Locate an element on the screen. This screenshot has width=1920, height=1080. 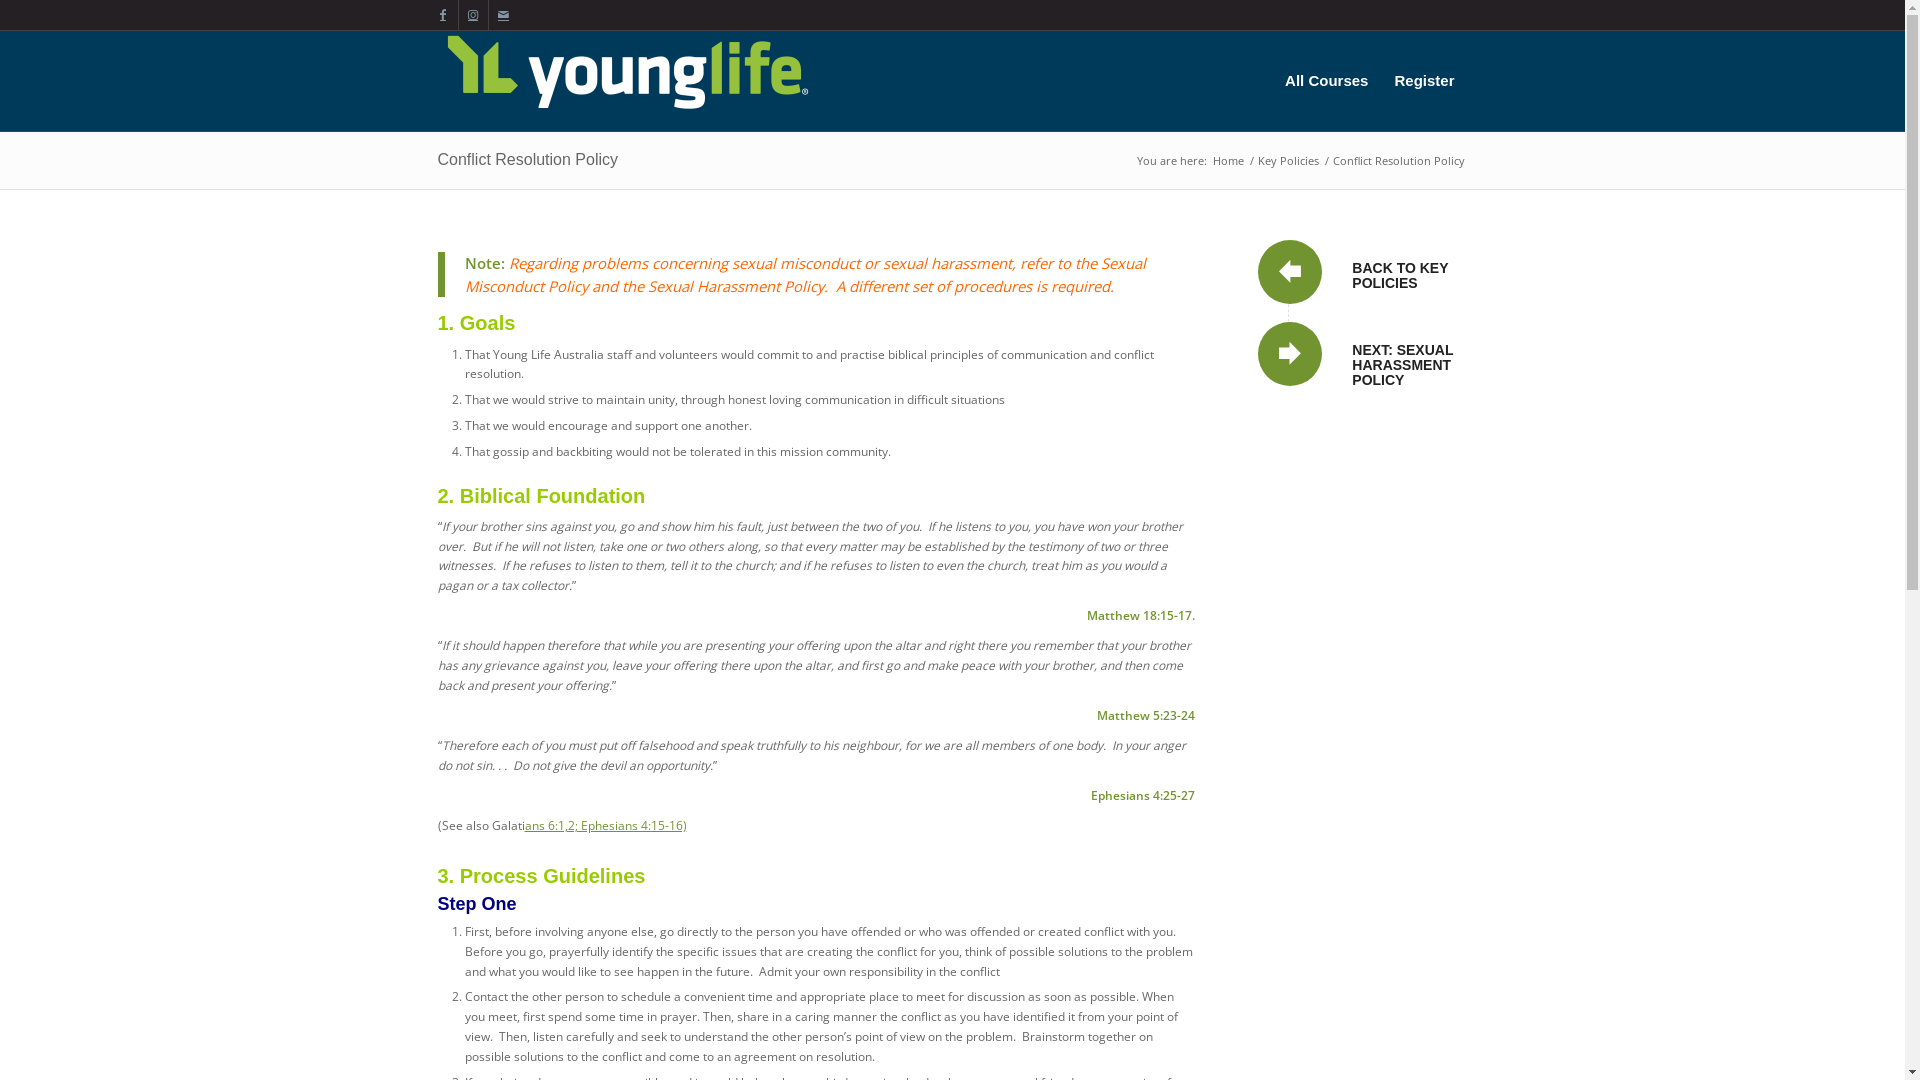
'NEXT: SEXUAL HARASSMENT POLICY' is located at coordinates (1401, 365).